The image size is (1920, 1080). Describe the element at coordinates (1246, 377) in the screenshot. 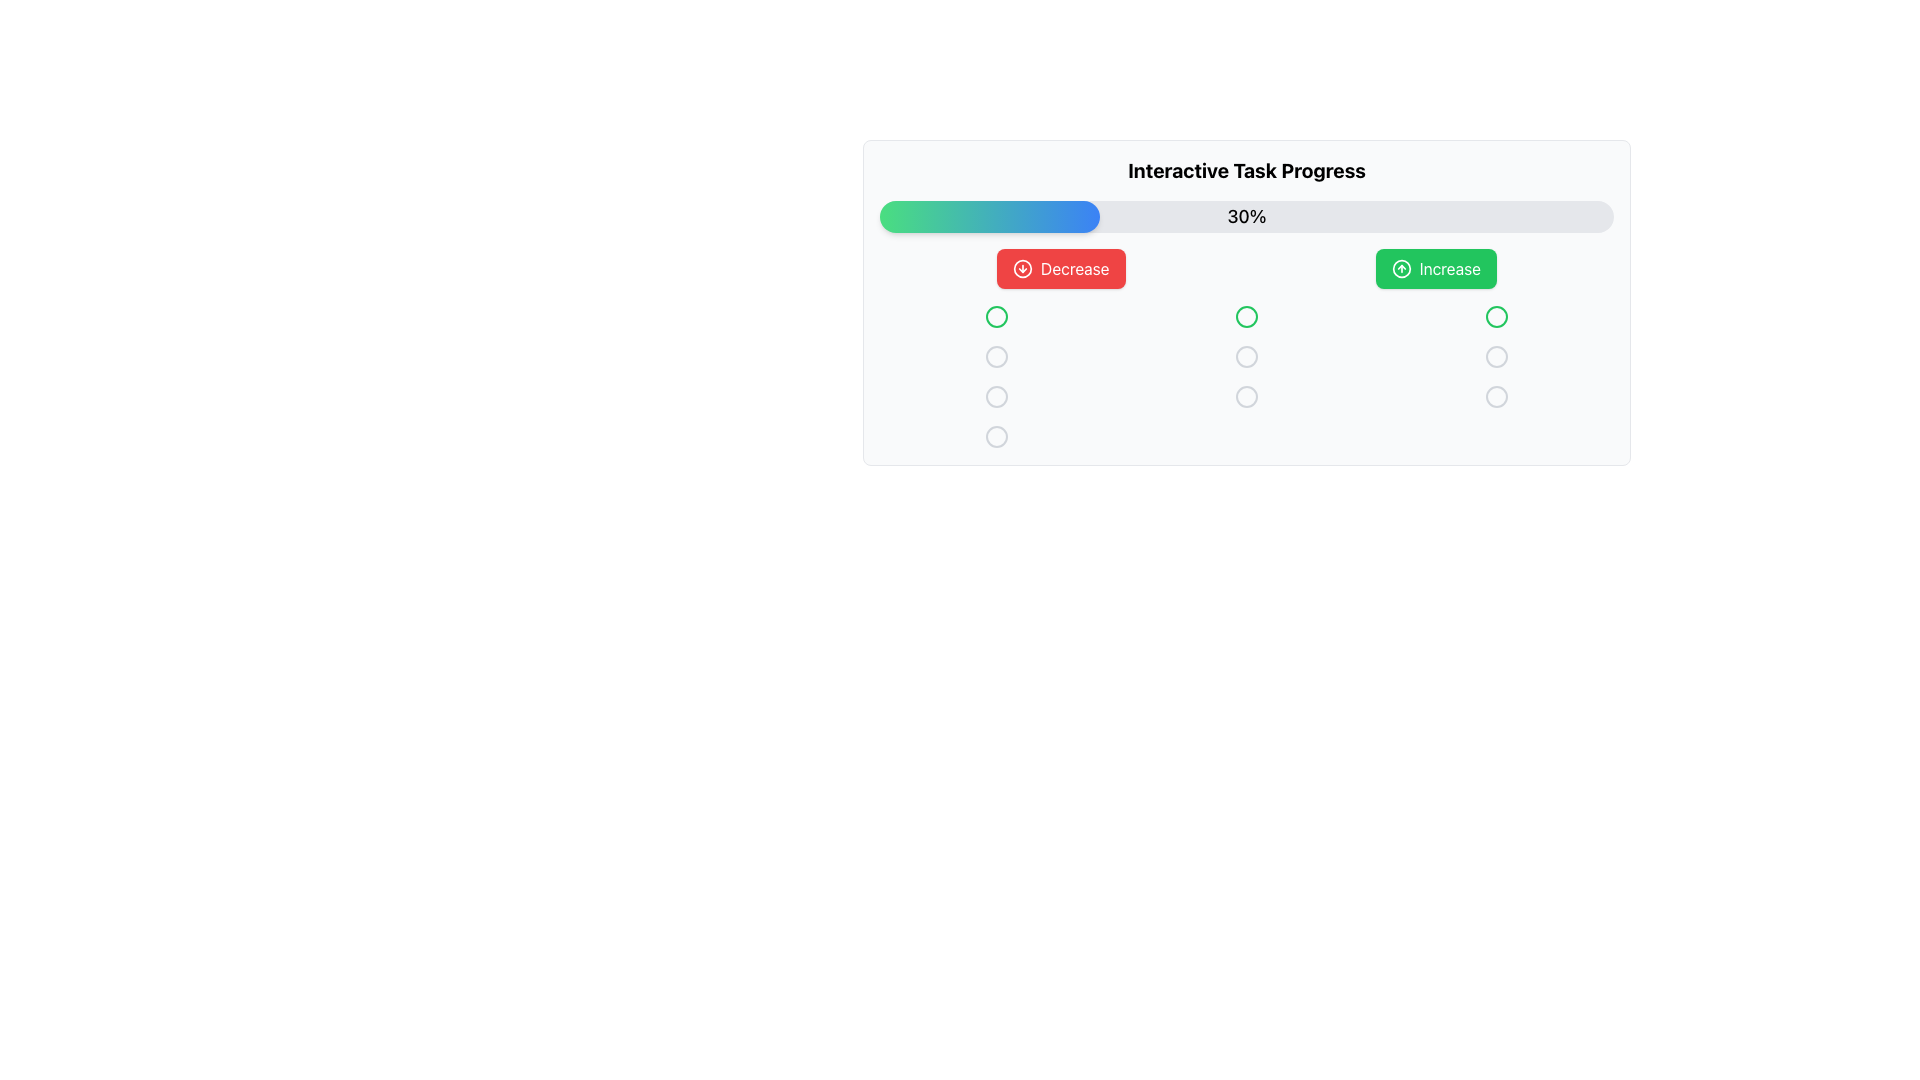

I see `the statuses represented by the nine circular icons in the grid layout located beneath the progress bar and buttons` at that location.